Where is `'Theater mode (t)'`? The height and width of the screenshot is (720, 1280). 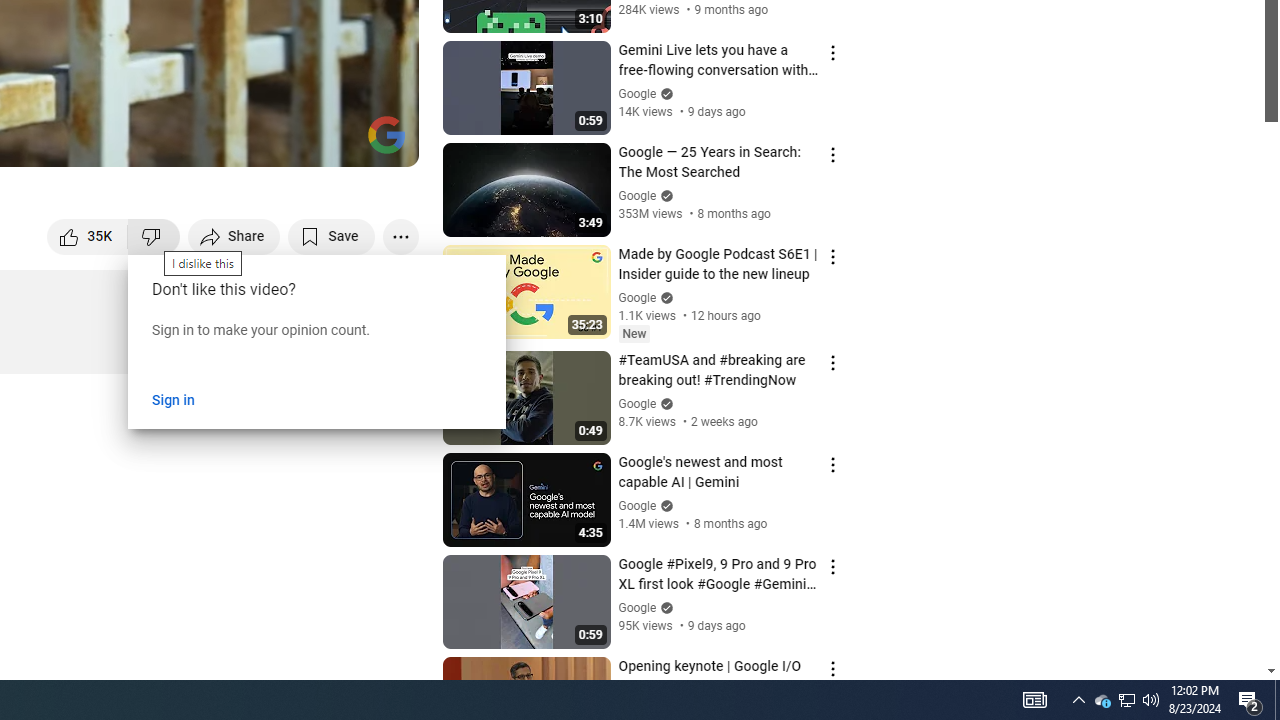 'Theater mode (t)' is located at coordinates (334, 141).